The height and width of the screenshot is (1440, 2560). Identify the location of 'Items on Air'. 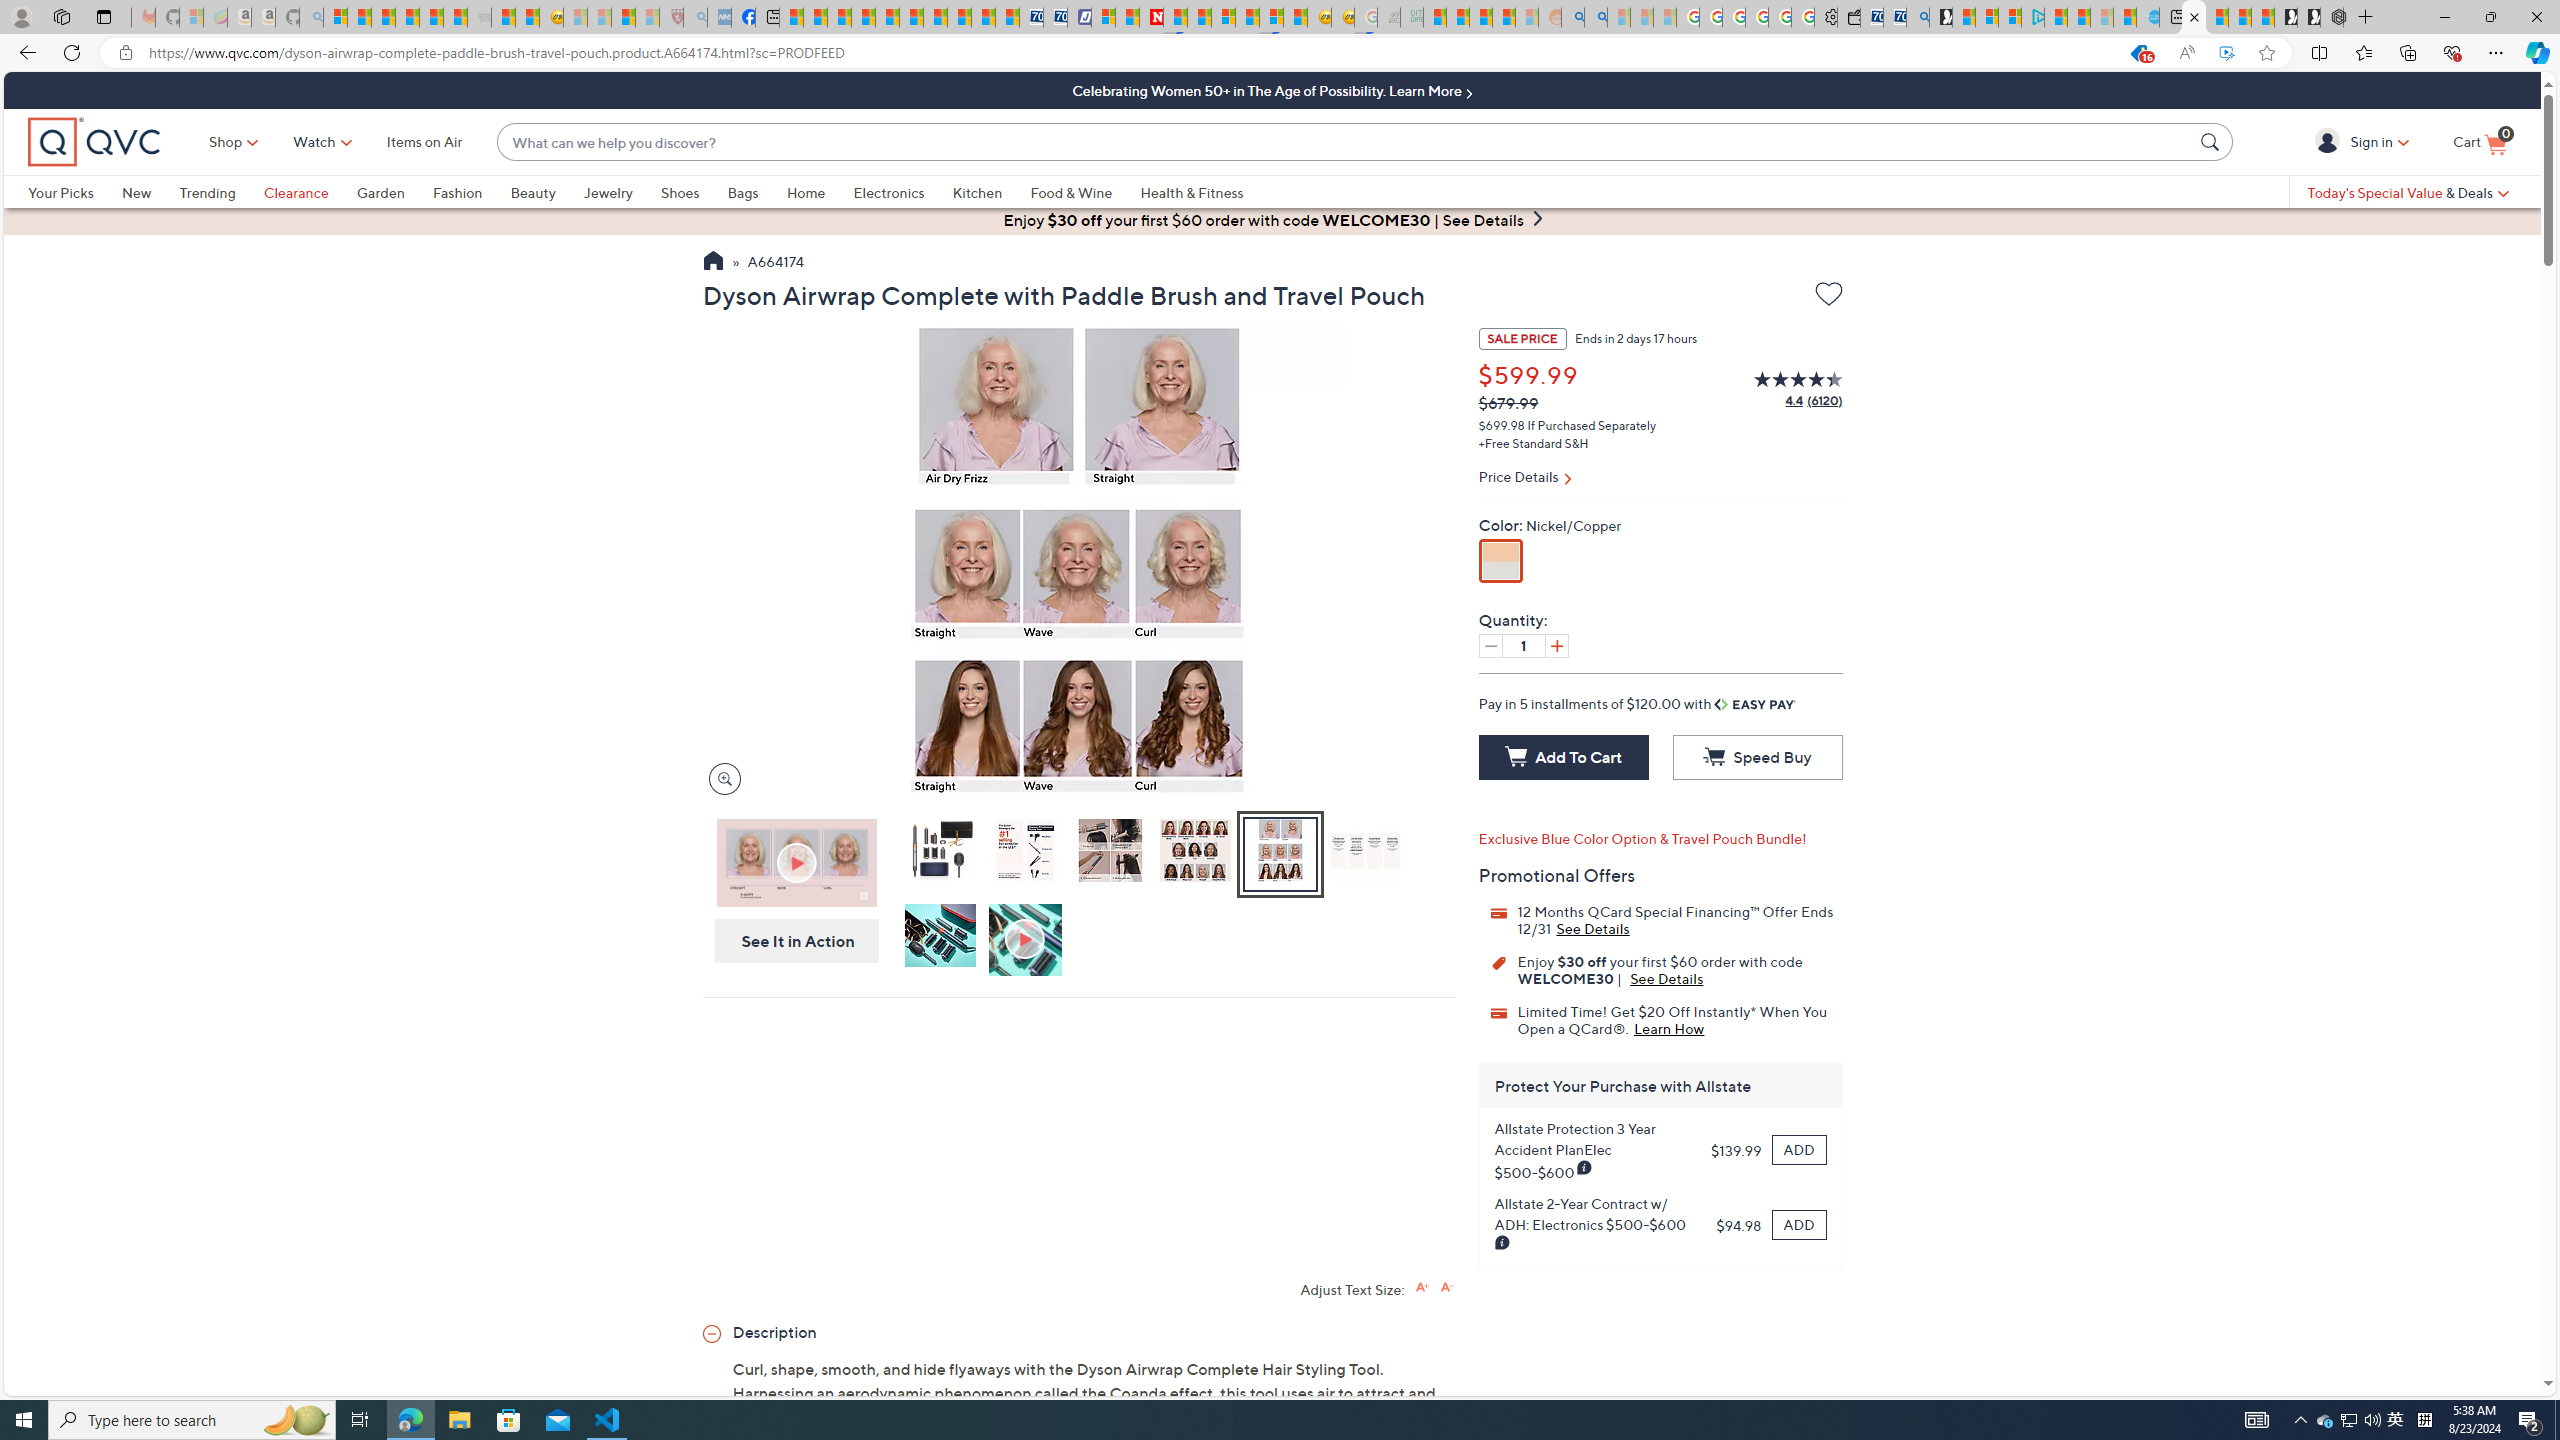
(423, 141).